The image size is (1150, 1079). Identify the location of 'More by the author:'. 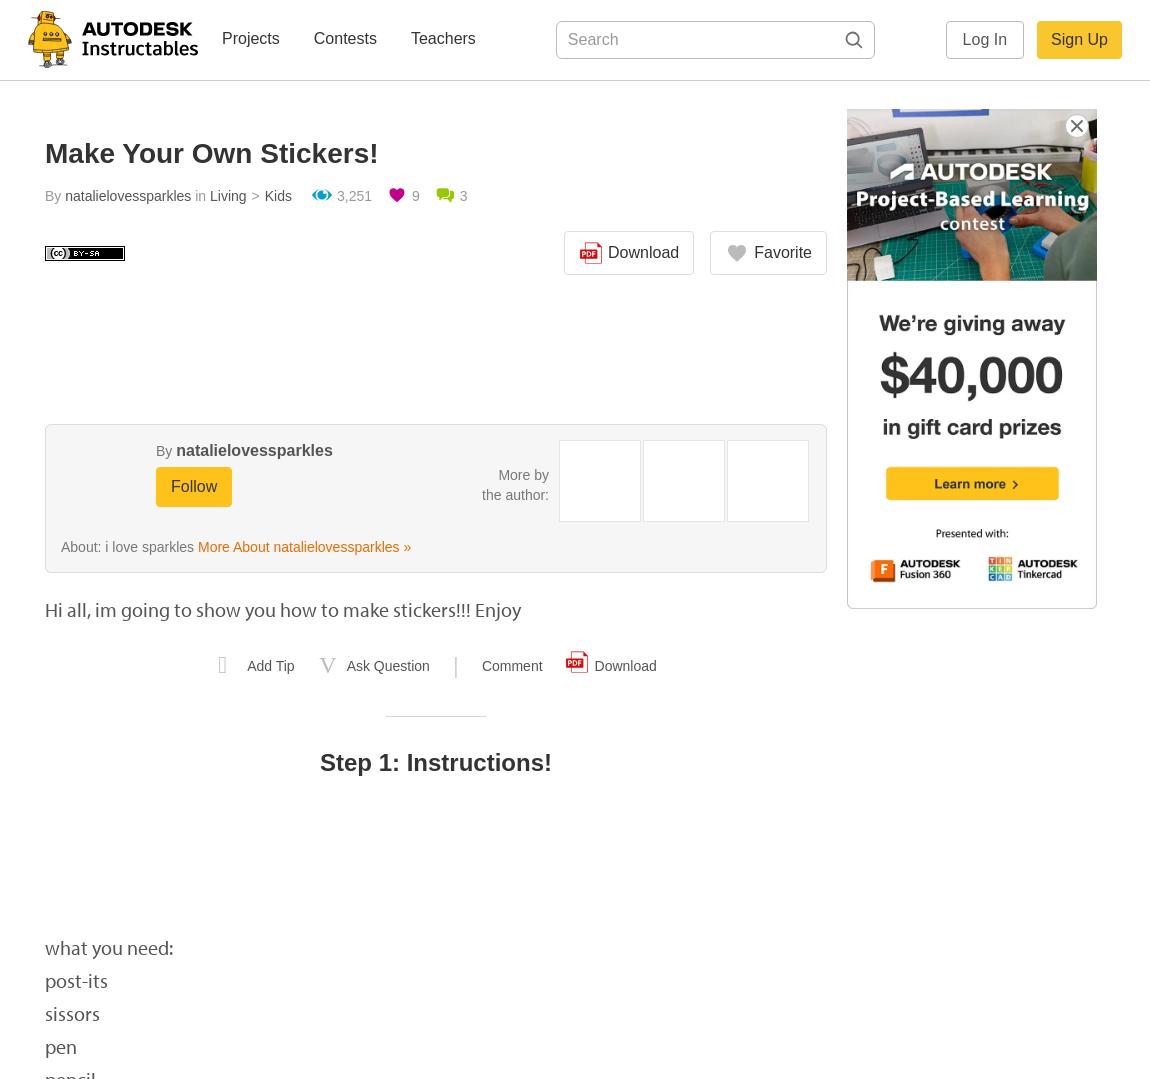
(515, 483).